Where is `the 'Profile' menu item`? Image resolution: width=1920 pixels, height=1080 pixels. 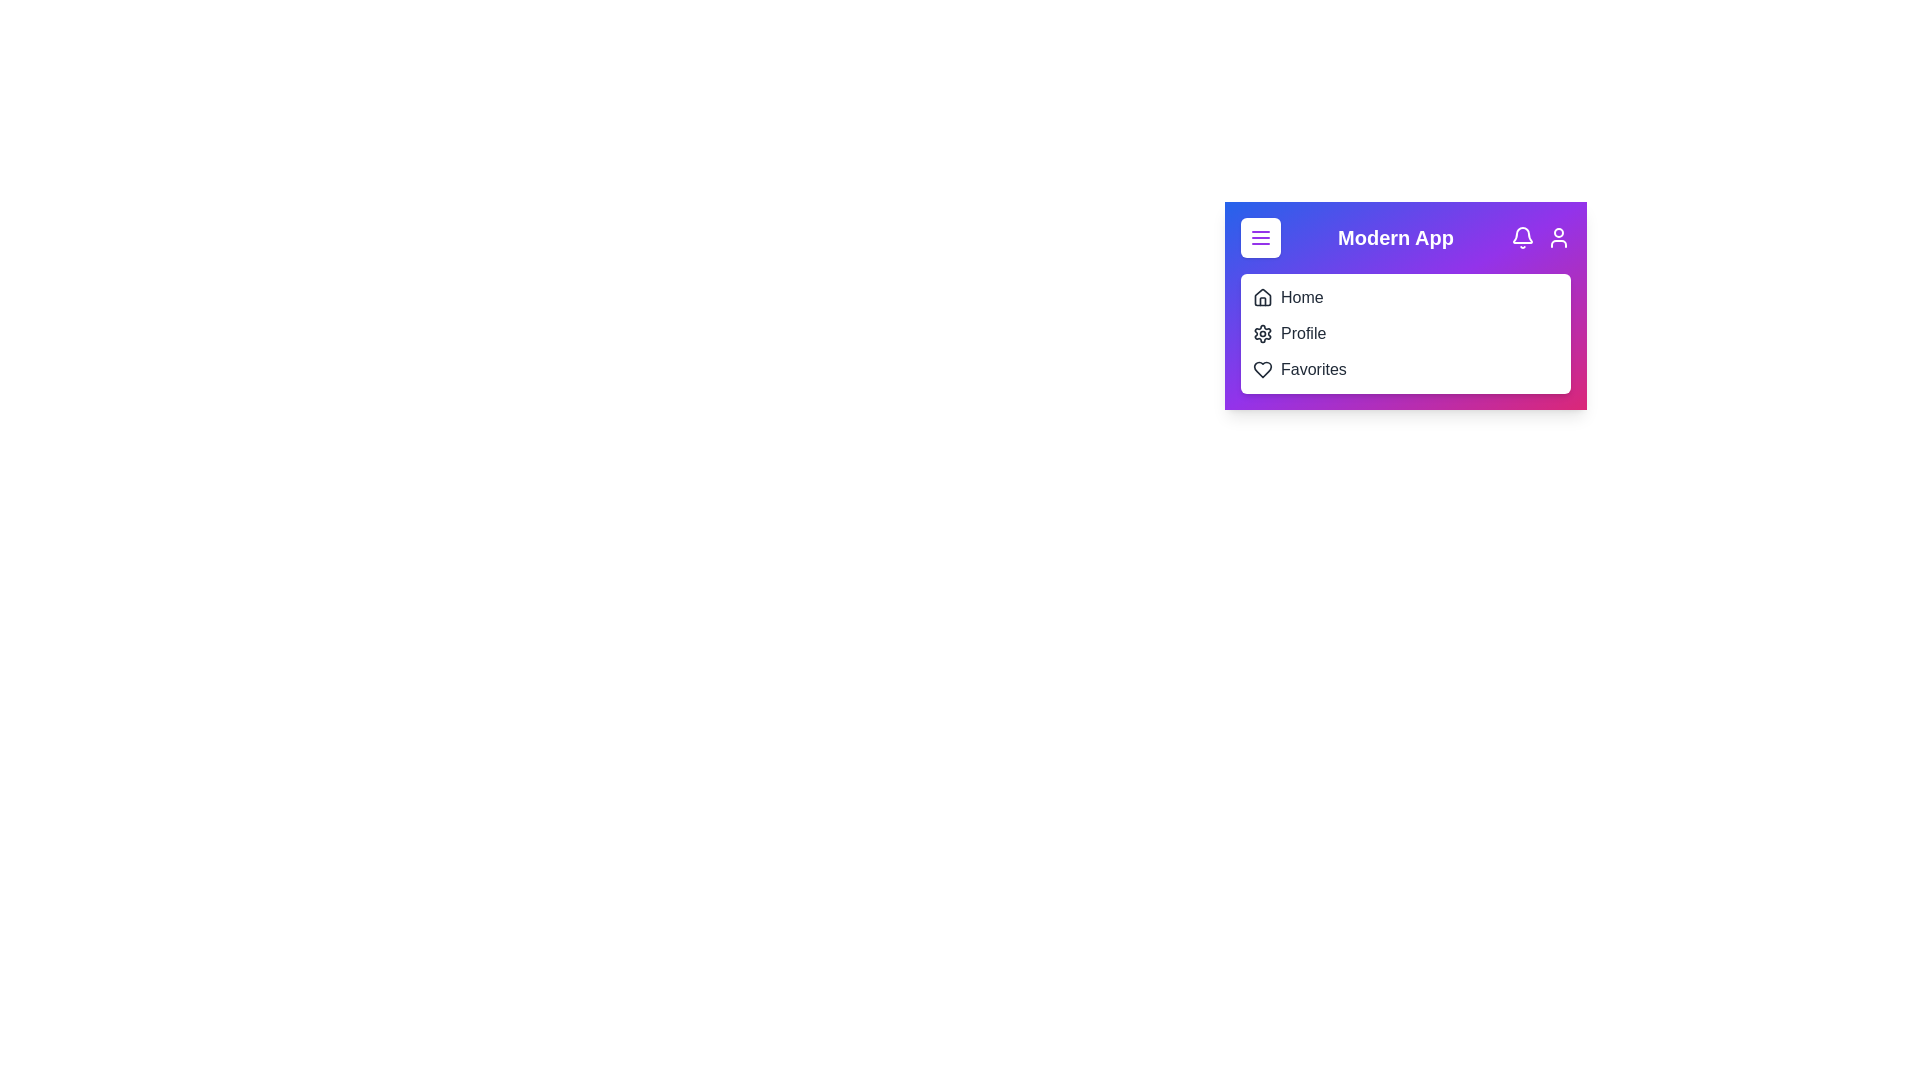 the 'Profile' menu item is located at coordinates (1303, 333).